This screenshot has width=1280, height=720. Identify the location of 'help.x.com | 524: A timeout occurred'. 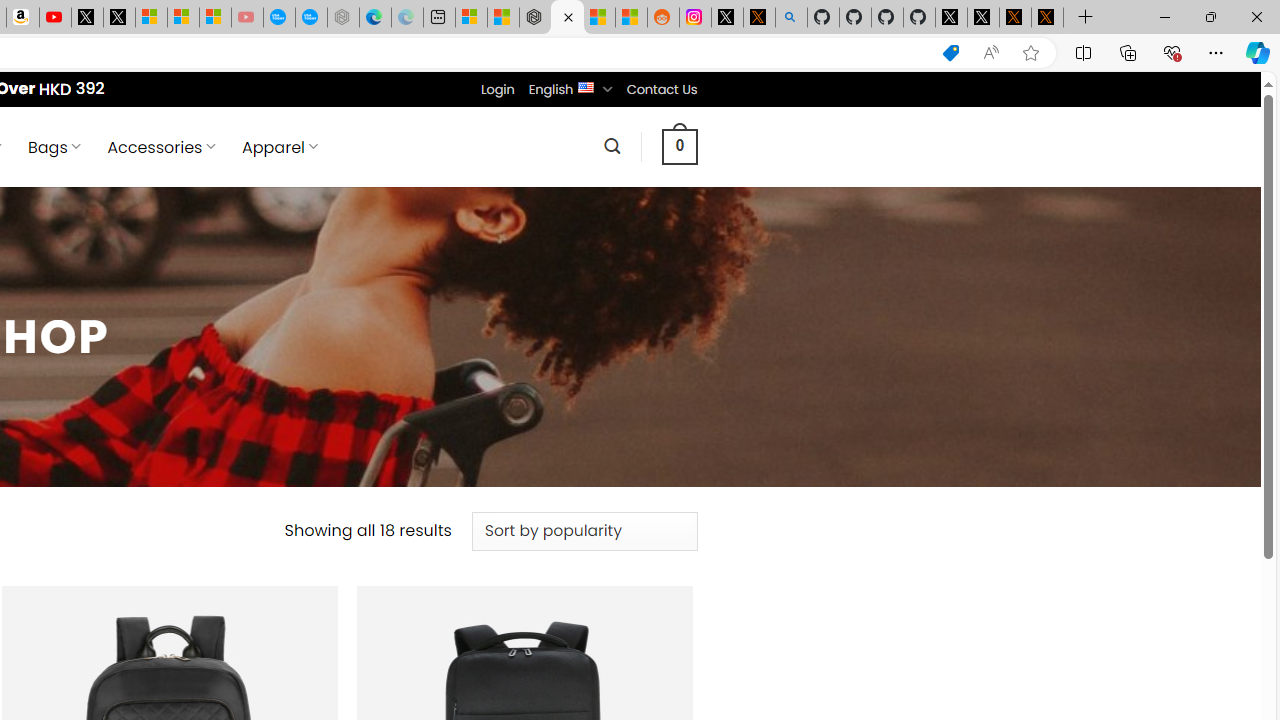
(758, 17).